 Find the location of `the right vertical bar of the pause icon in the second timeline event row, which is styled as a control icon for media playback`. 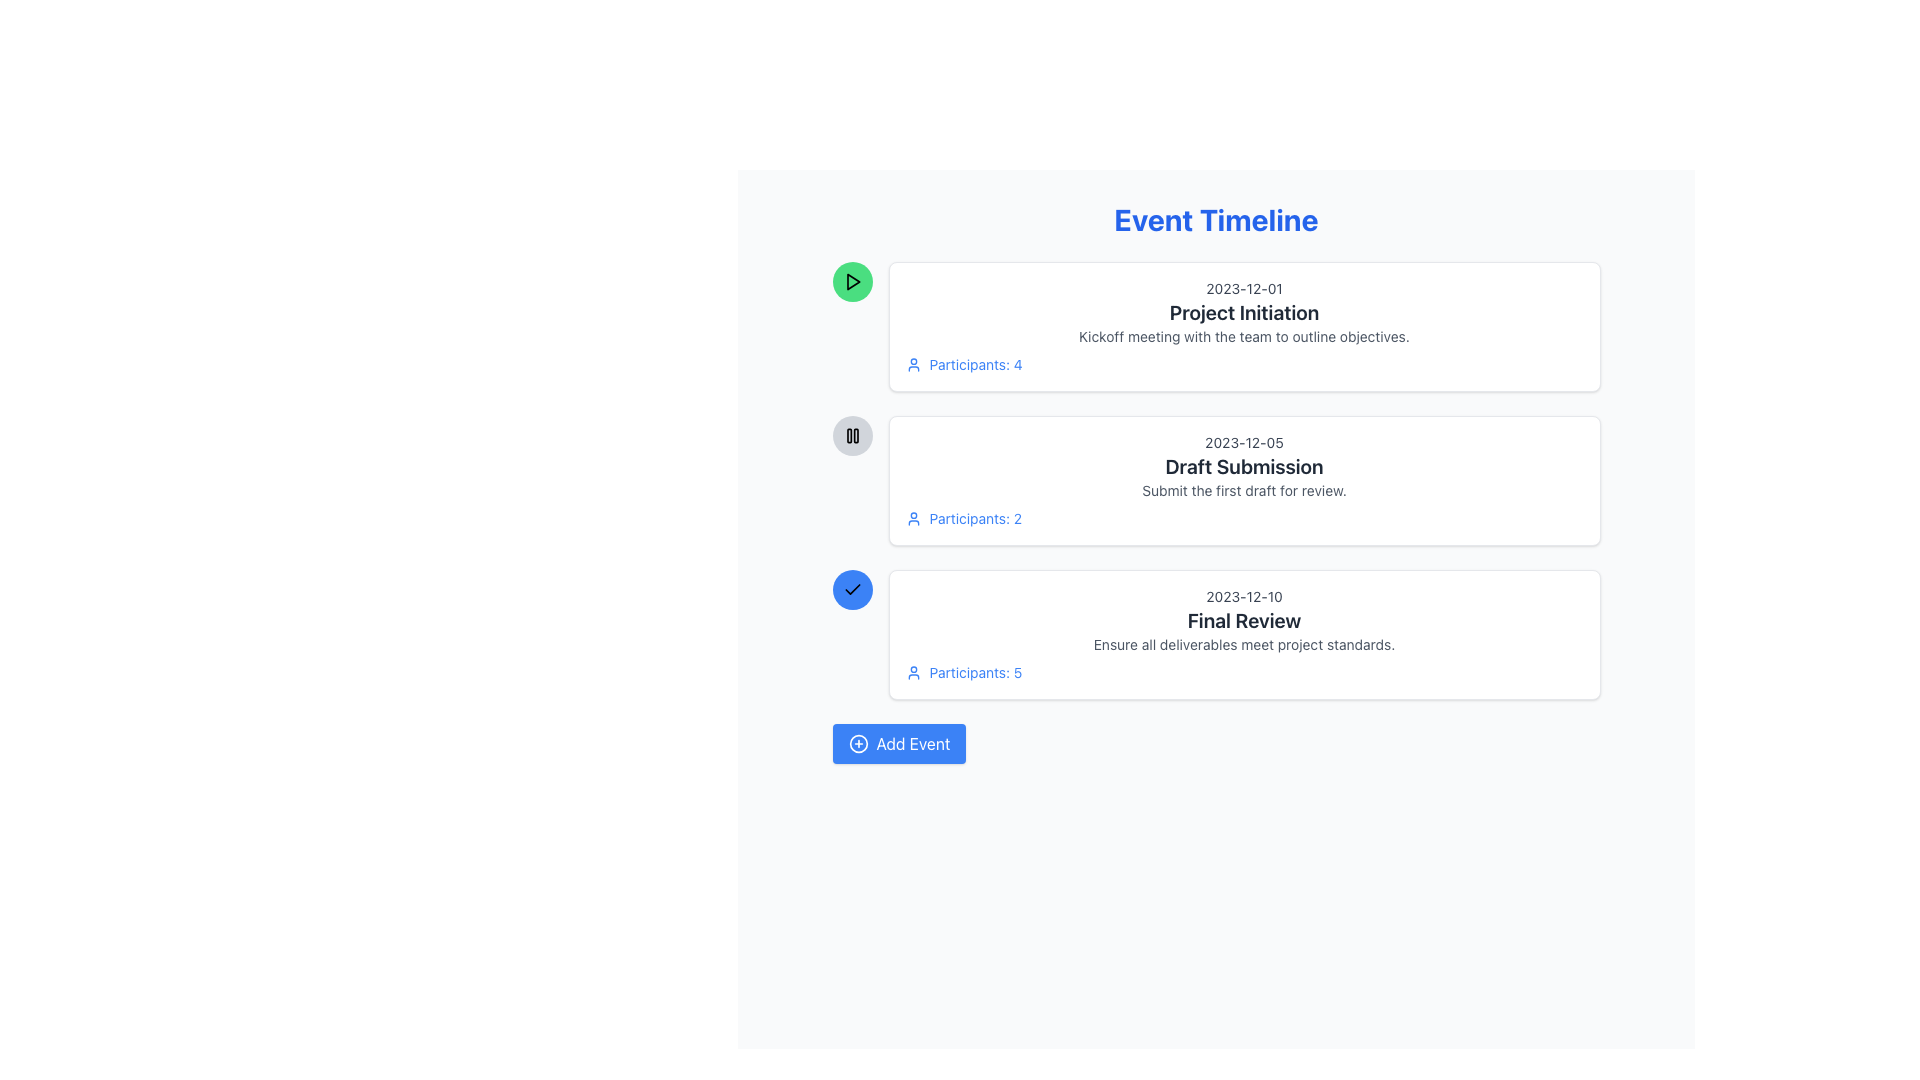

the right vertical bar of the pause icon in the second timeline event row, which is styled as a control icon for media playback is located at coordinates (855, 434).